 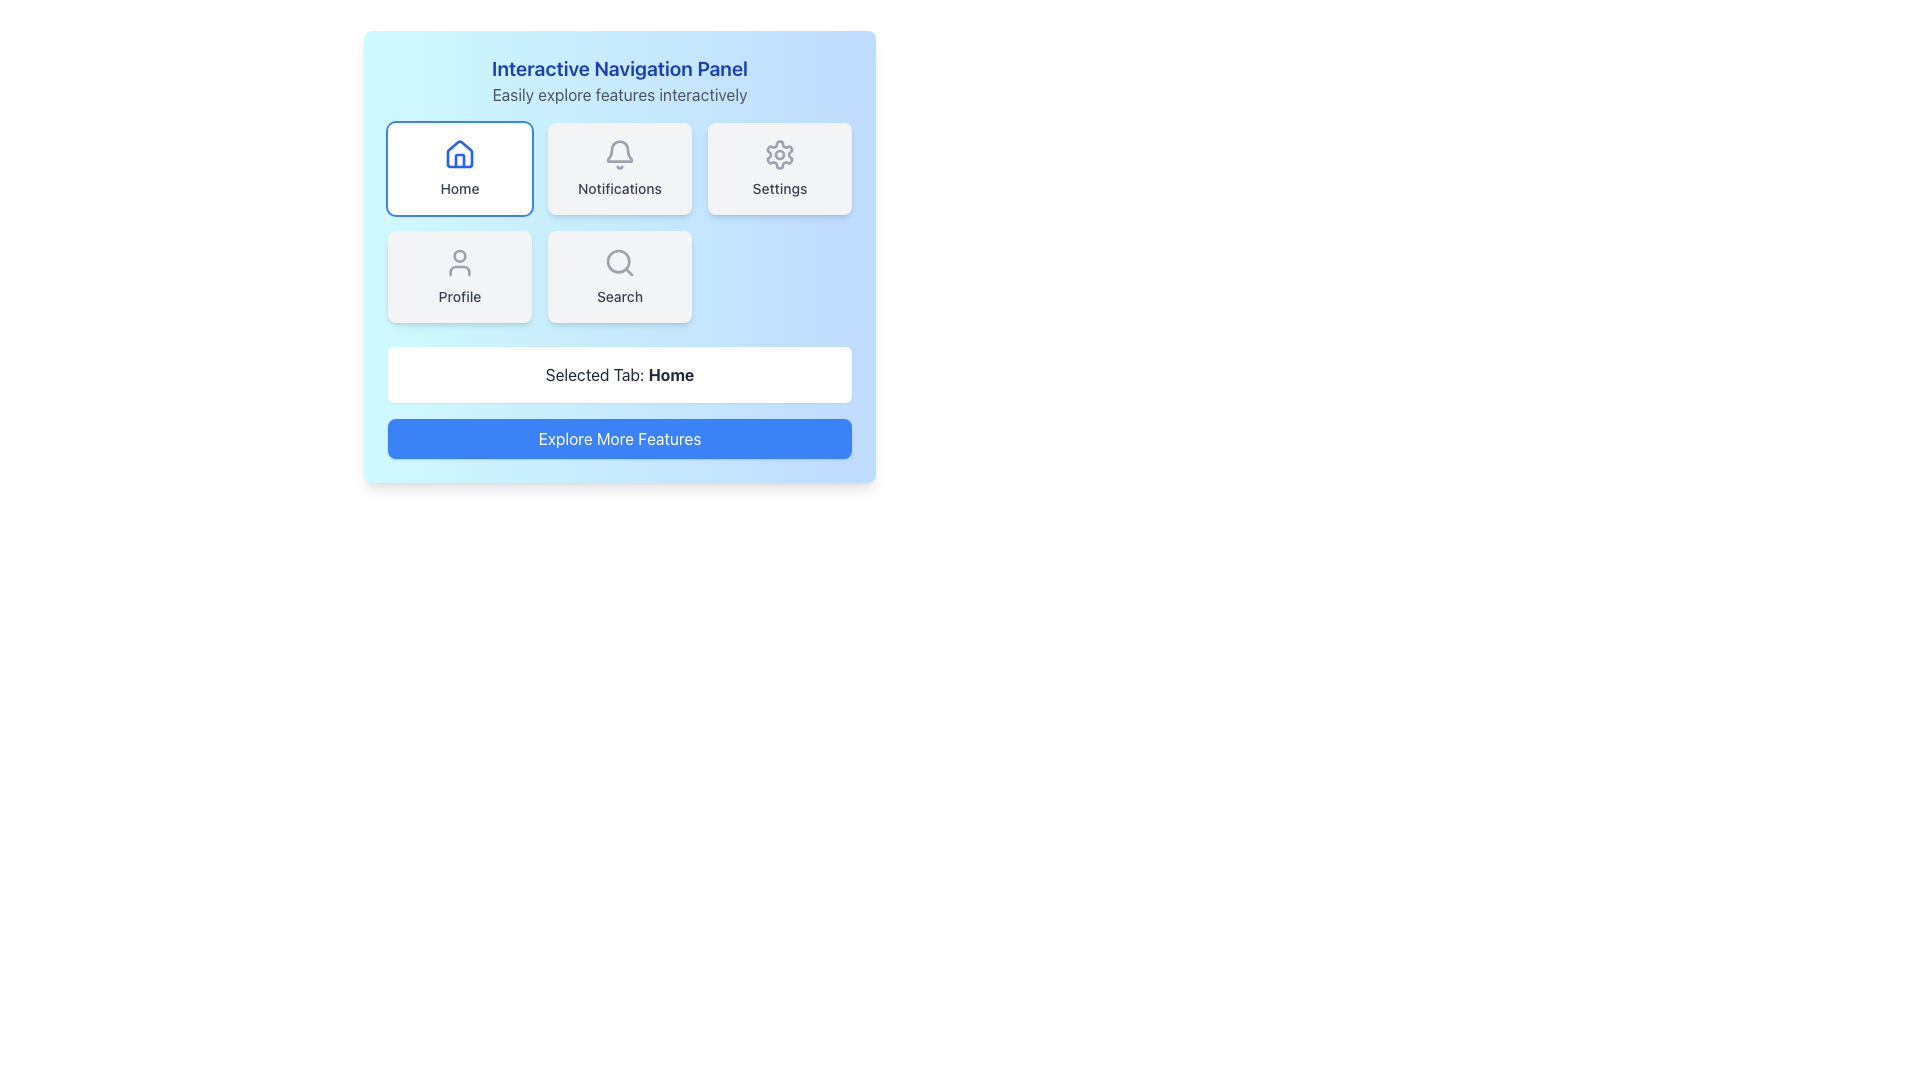 What do you see at coordinates (618, 277) in the screenshot?
I see `the search button located in the second row, second column of the grid layout` at bounding box center [618, 277].